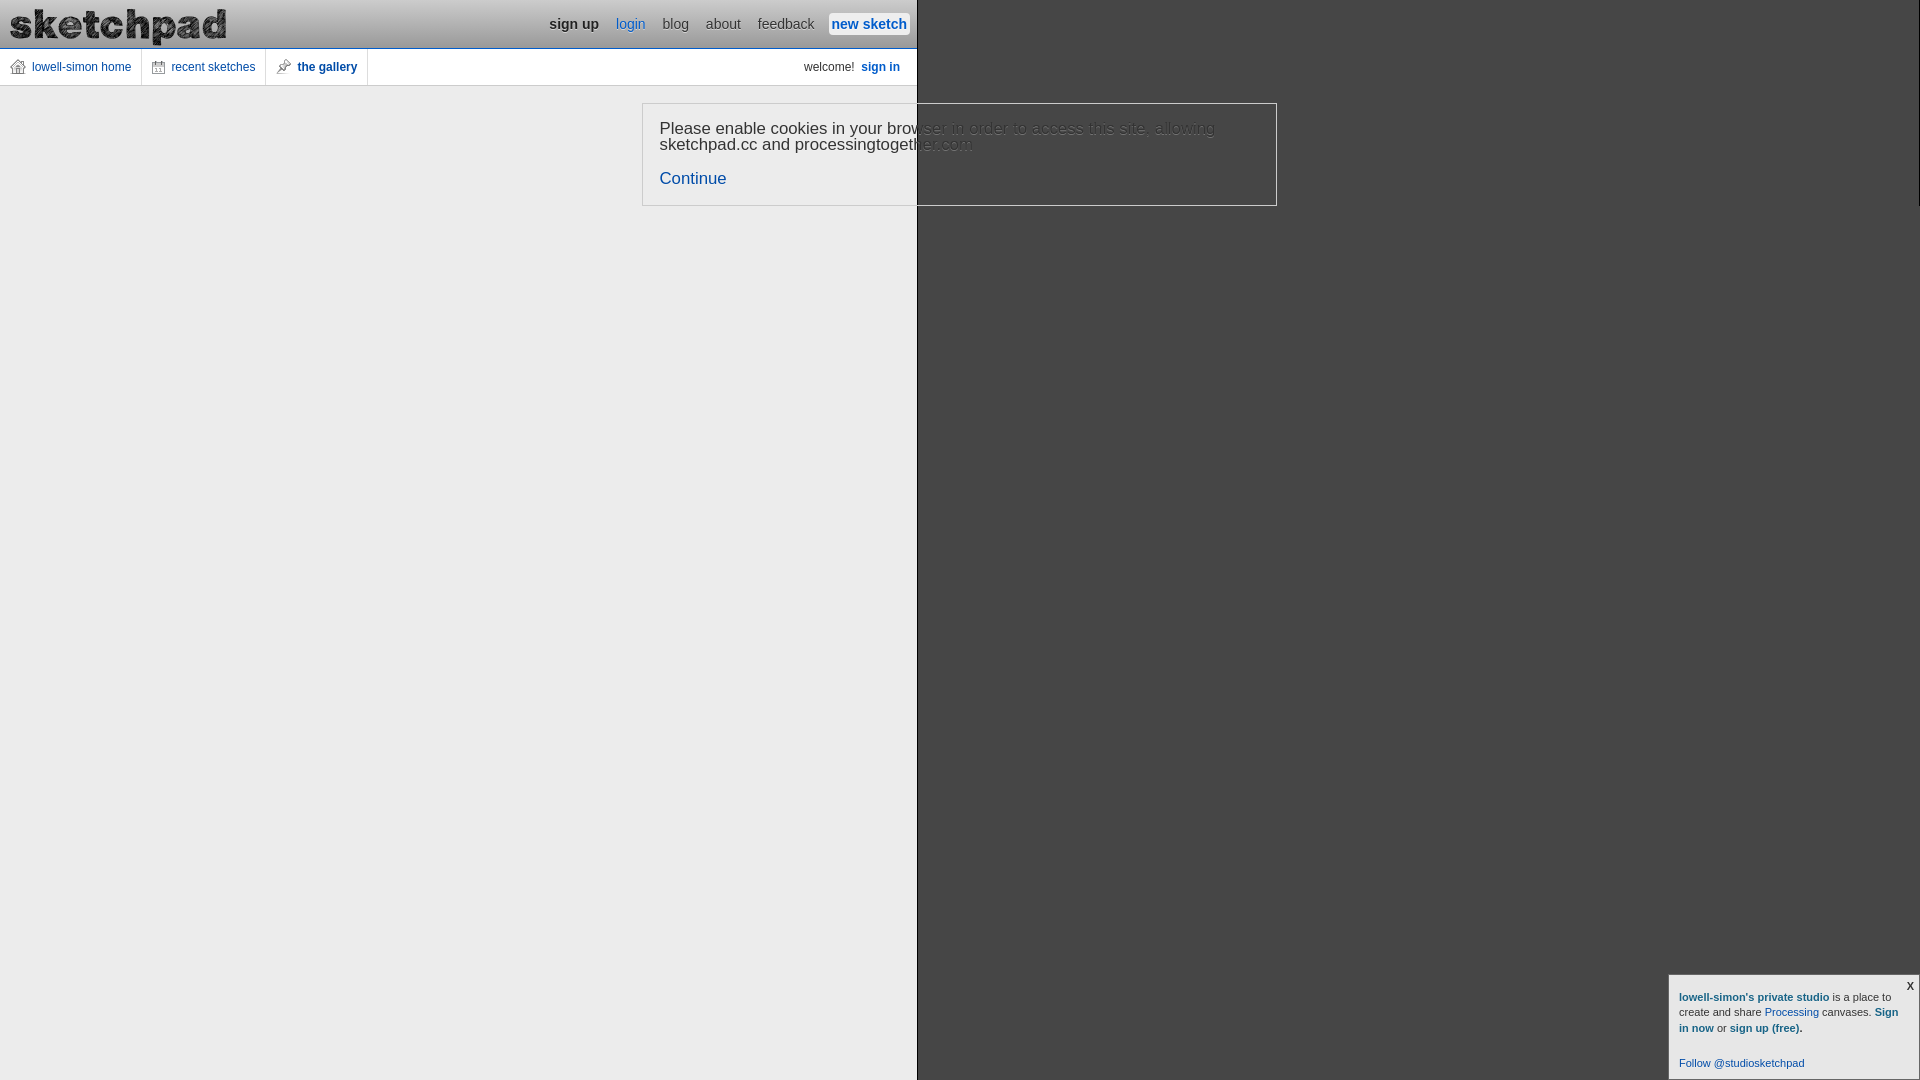 The image size is (1920, 1080). I want to click on 'blog', so click(660, 23).